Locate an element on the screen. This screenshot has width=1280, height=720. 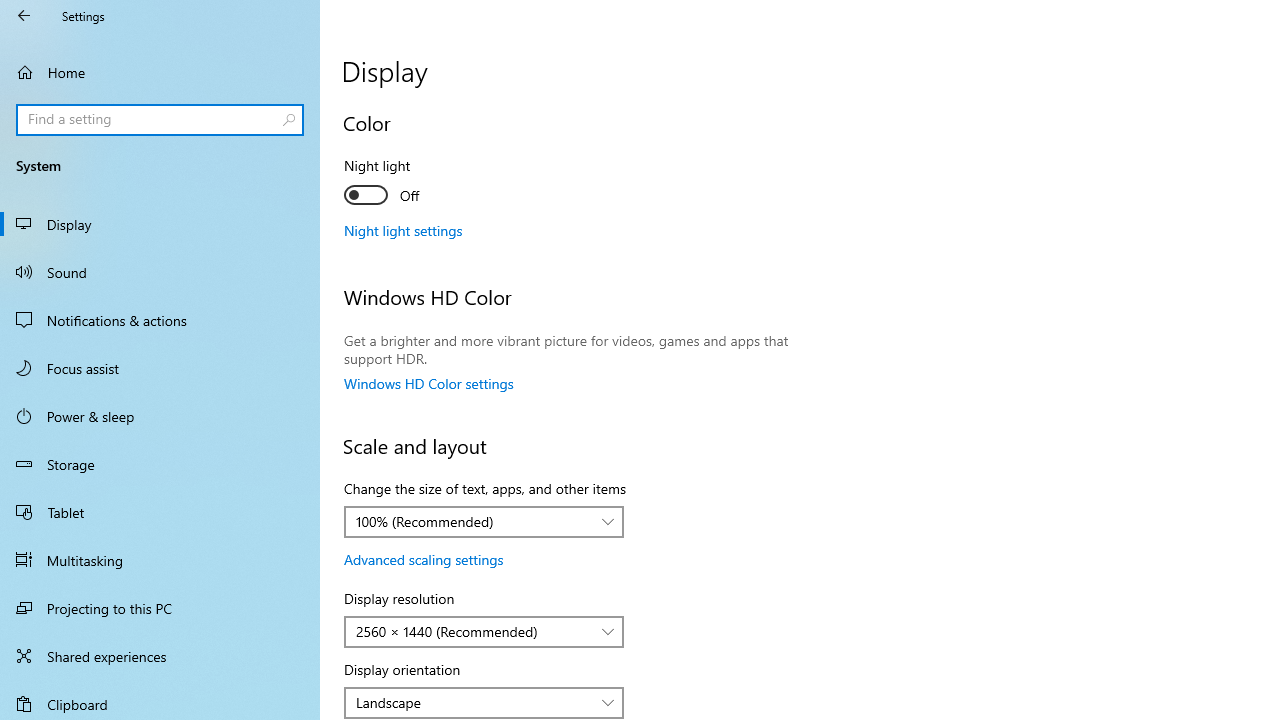
'Landscape' is located at coordinates (472, 701).